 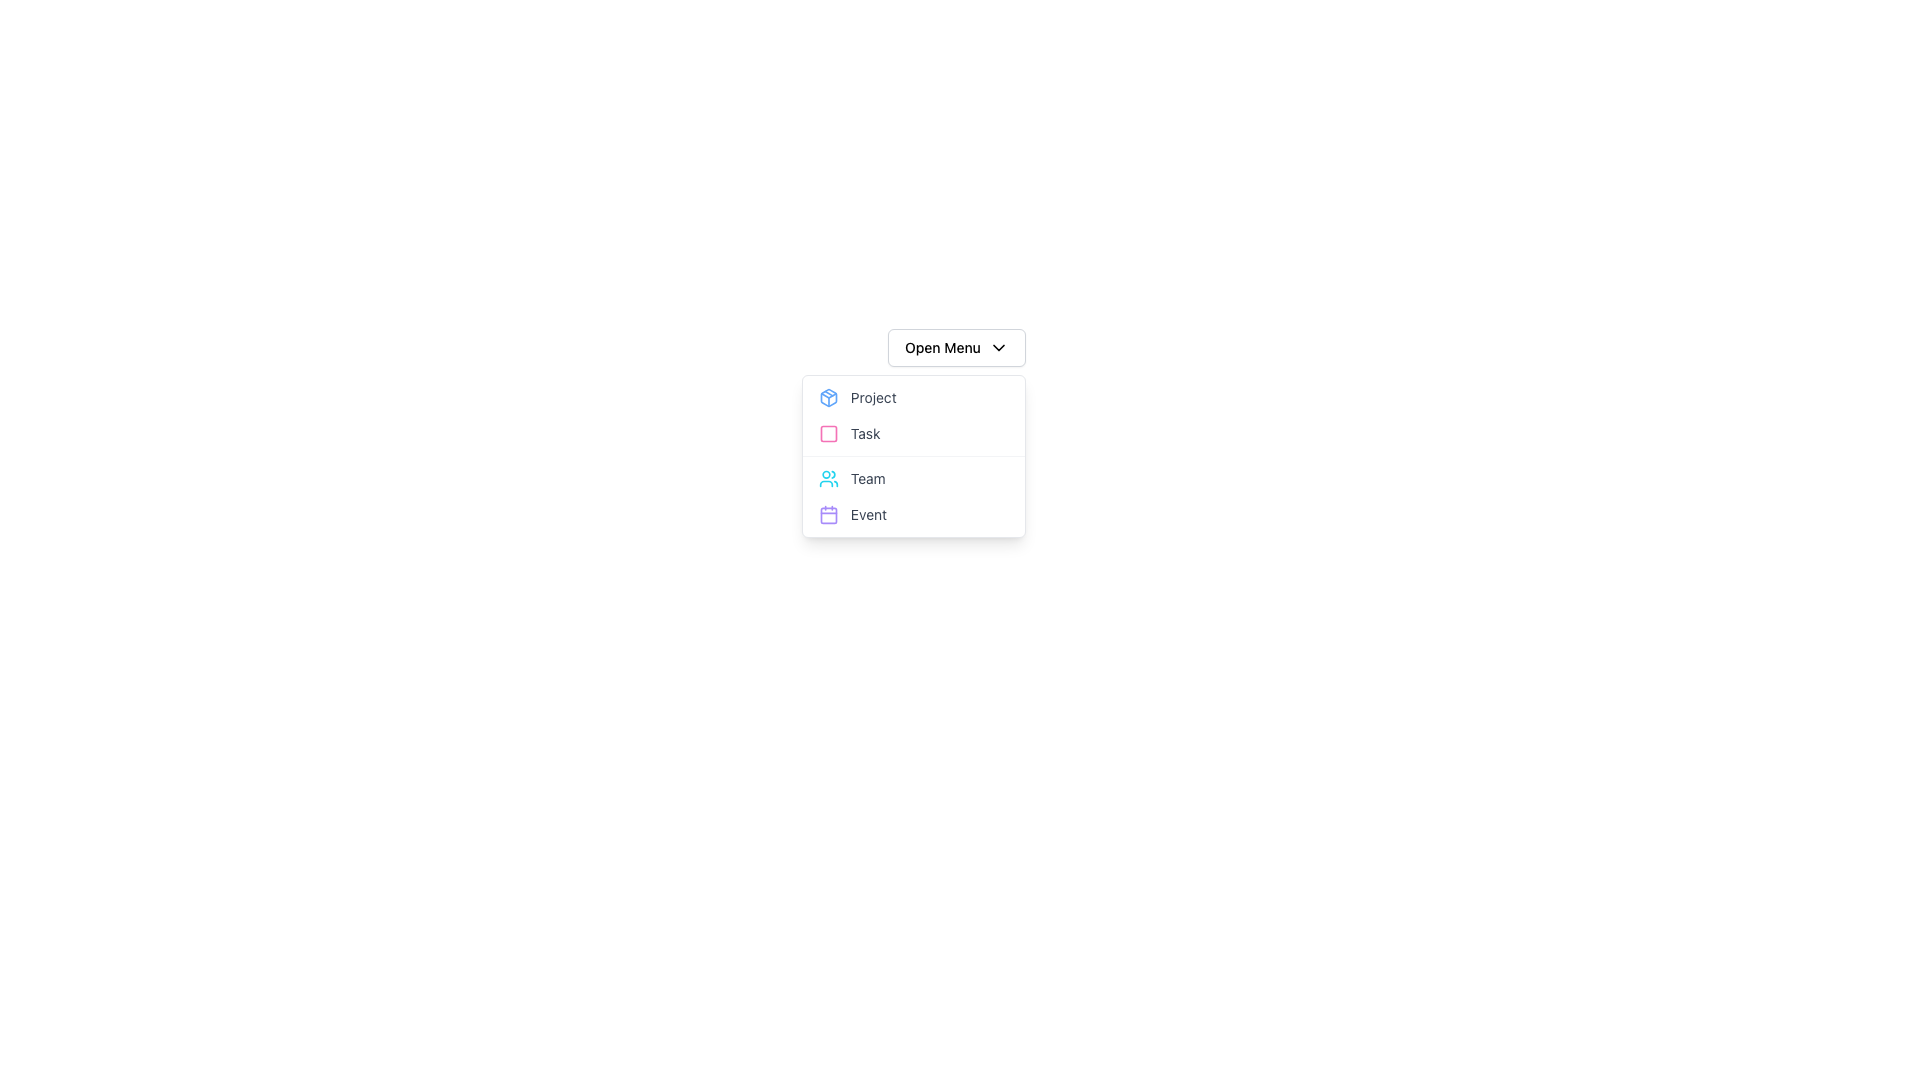 I want to click on the second option in the dropdown menu, which is linked to a 'Task' related operation, so click(x=912, y=433).